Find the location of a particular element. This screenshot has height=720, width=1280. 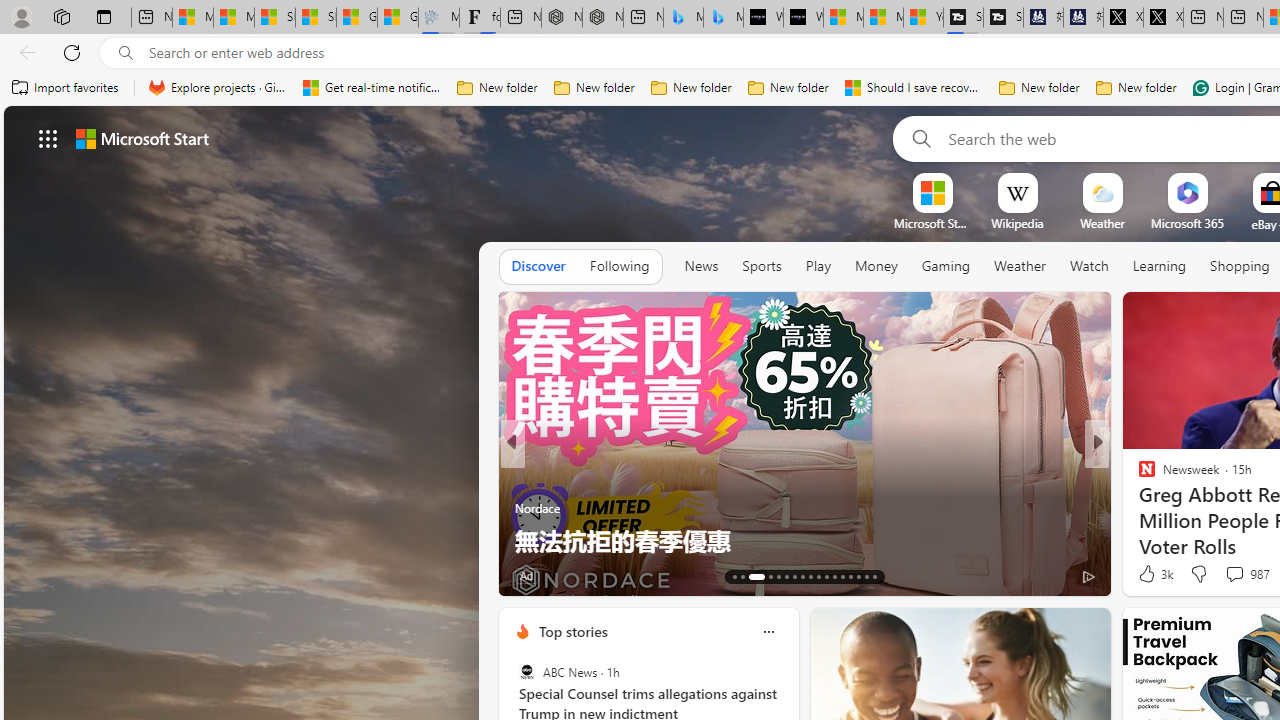

'Learning' is located at coordinates (1159, 265).